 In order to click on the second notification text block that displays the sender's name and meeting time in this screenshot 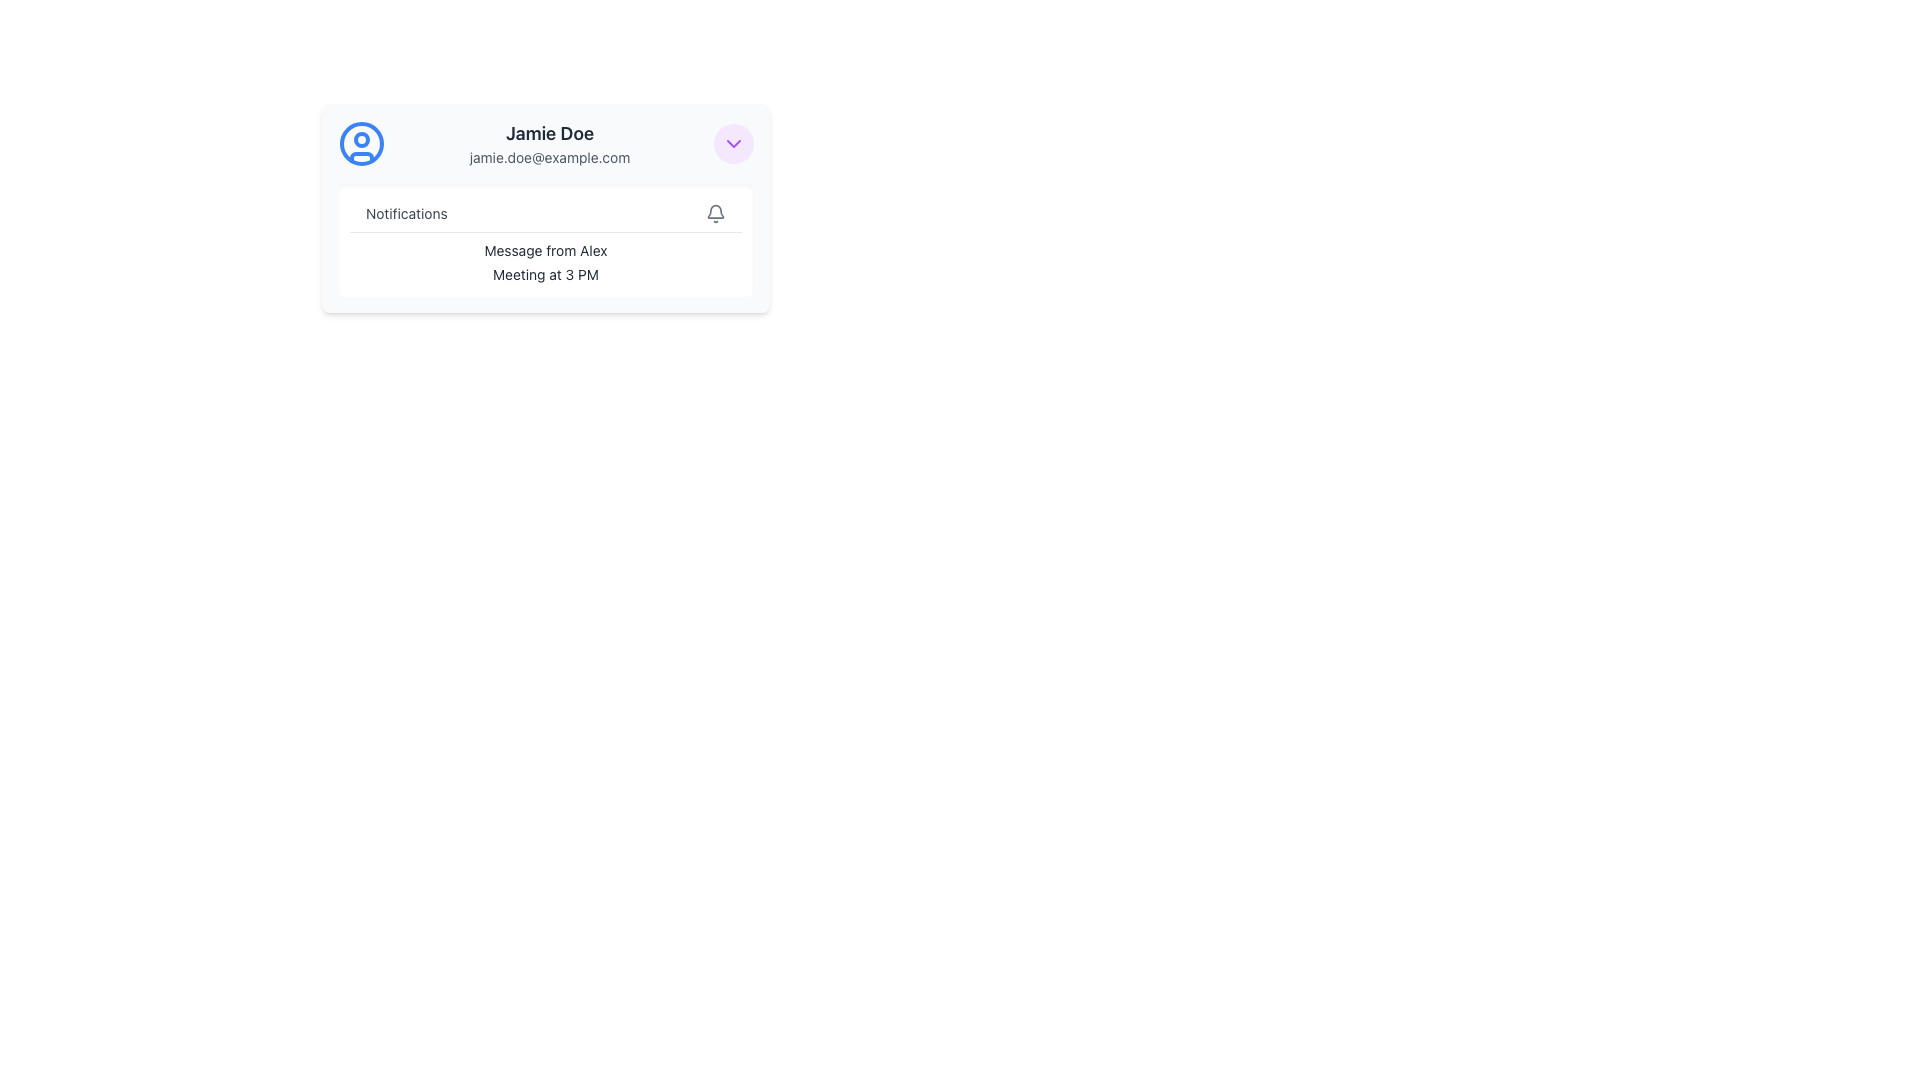, I will do `click(546, 261)`.